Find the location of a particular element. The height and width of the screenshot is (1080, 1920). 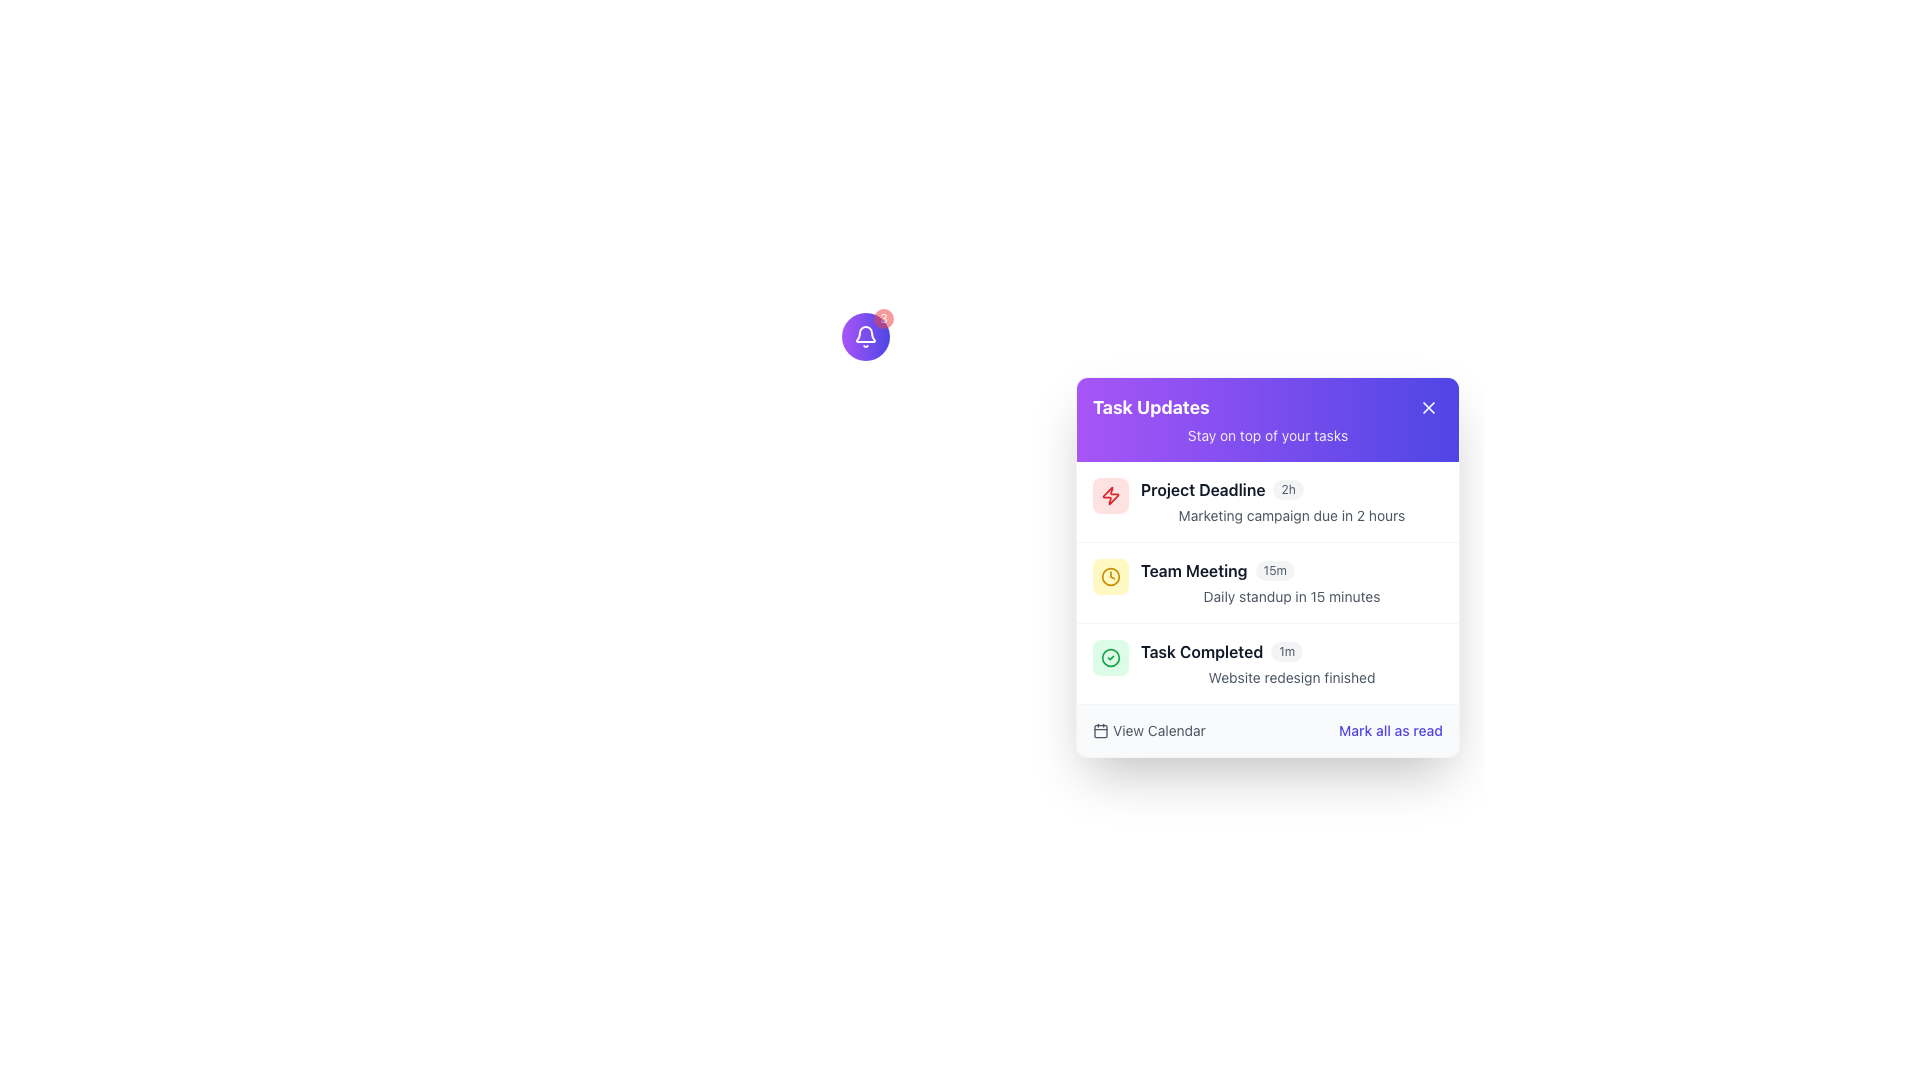

the Close Button, a compact circular button with a cross-shaped icon, located on the far right of the 'Task Updates' header section is located at coordinates (1428, 407).